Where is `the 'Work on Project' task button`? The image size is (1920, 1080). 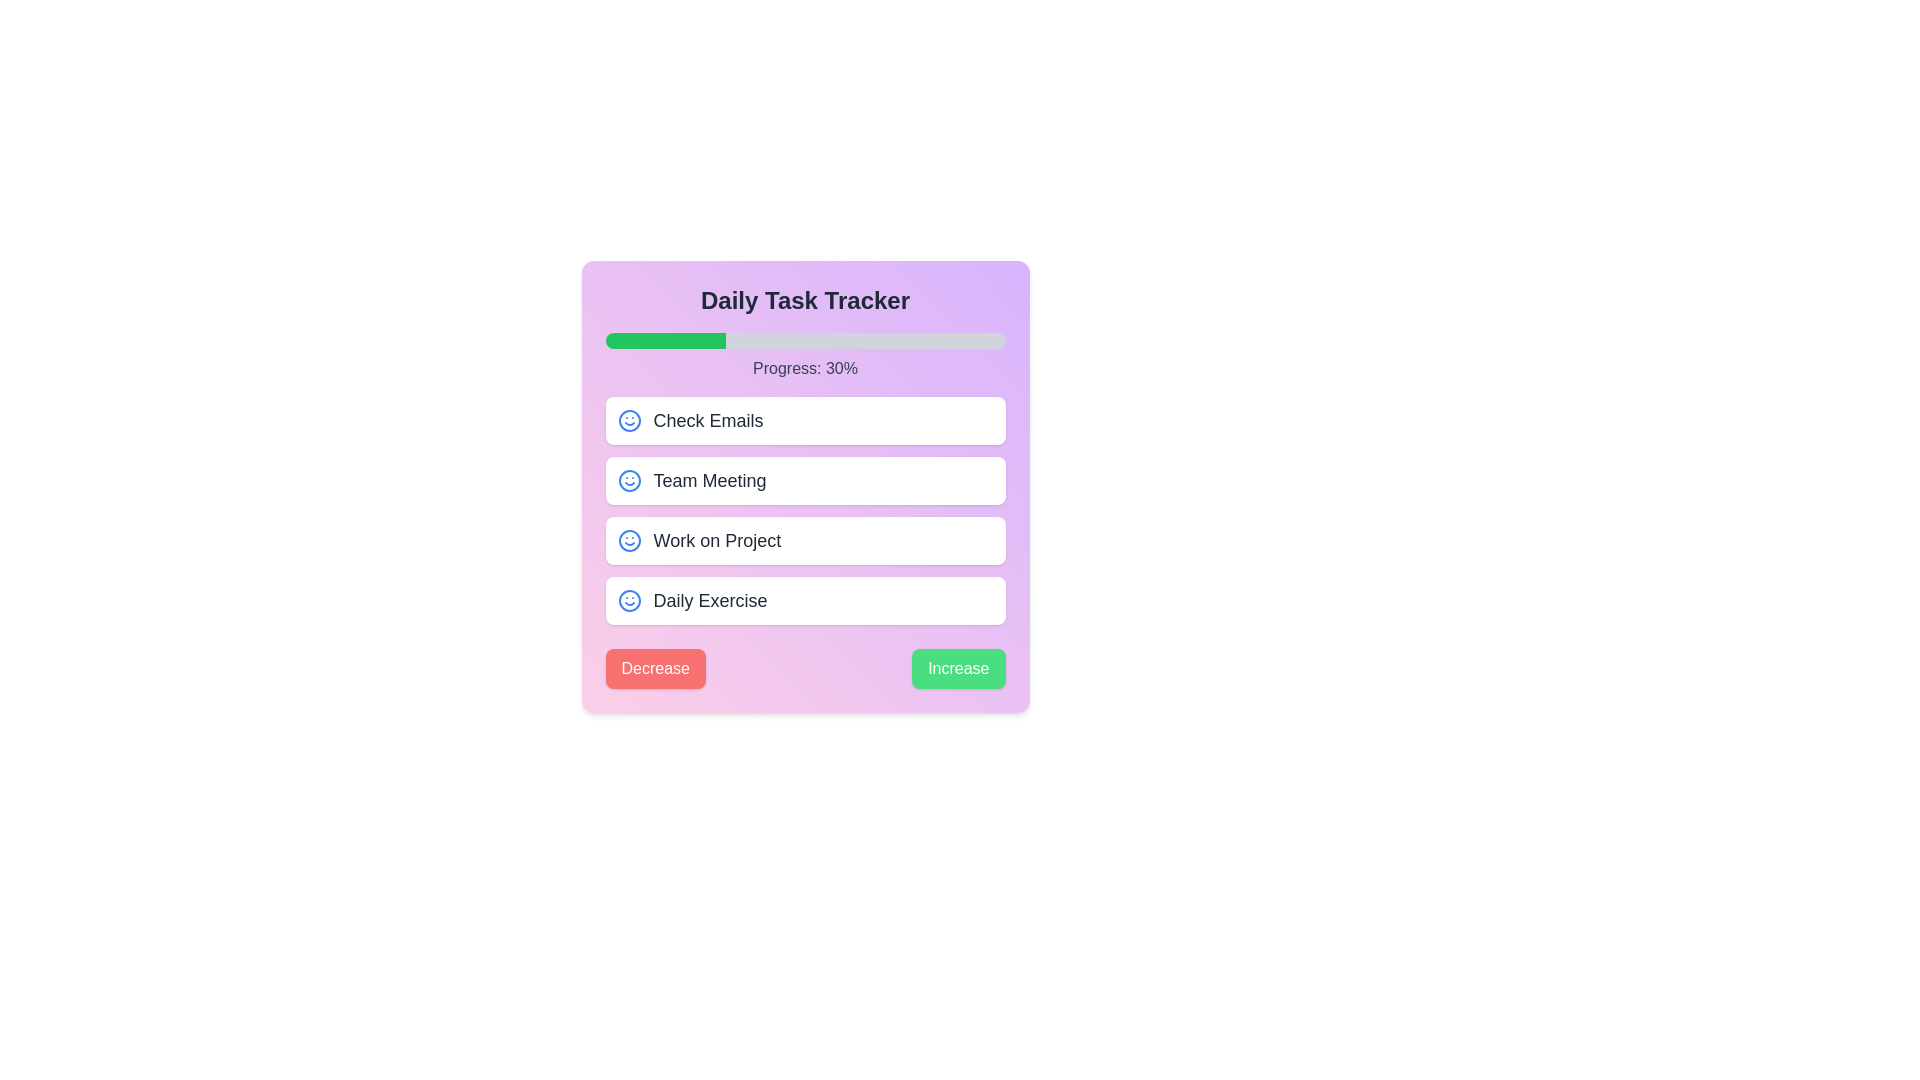 the 'Work on Project' task button is located at coordinates (805, 540).